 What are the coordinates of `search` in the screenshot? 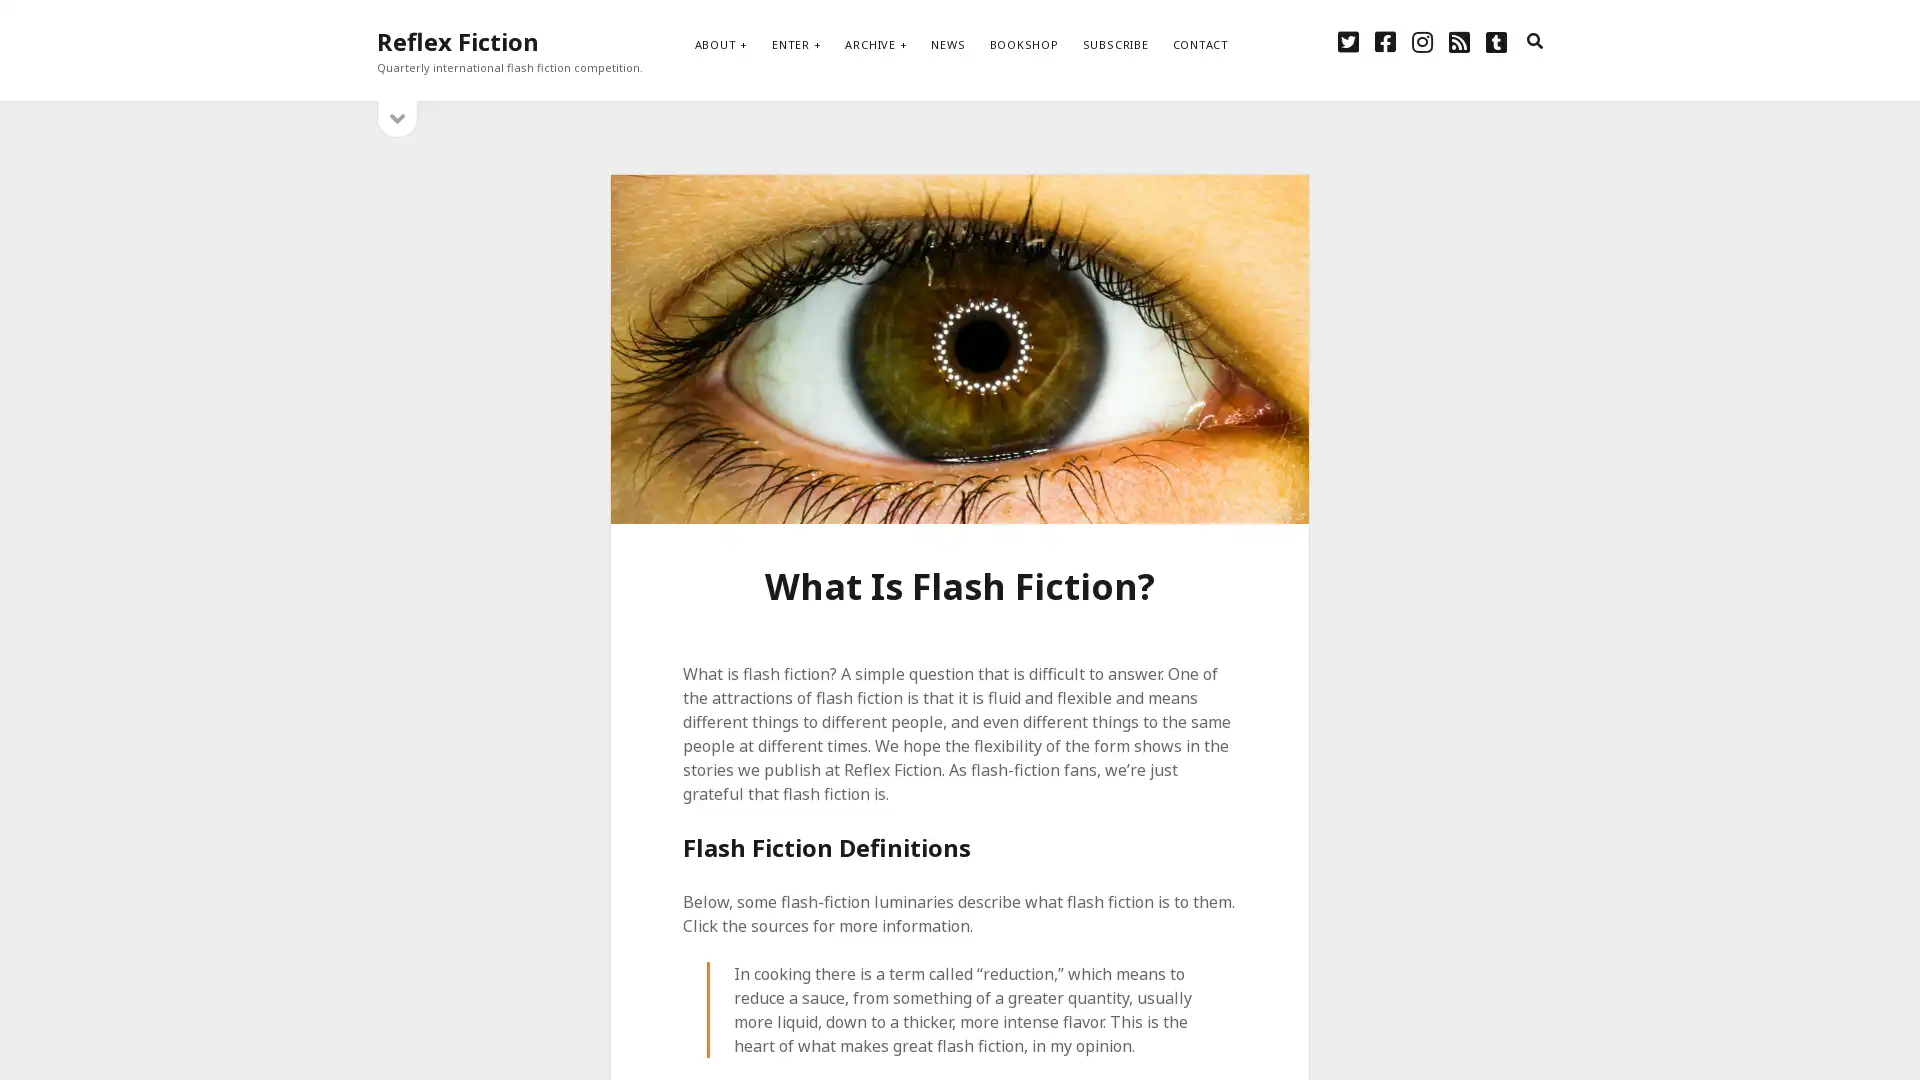 It's located at (1534, 42).